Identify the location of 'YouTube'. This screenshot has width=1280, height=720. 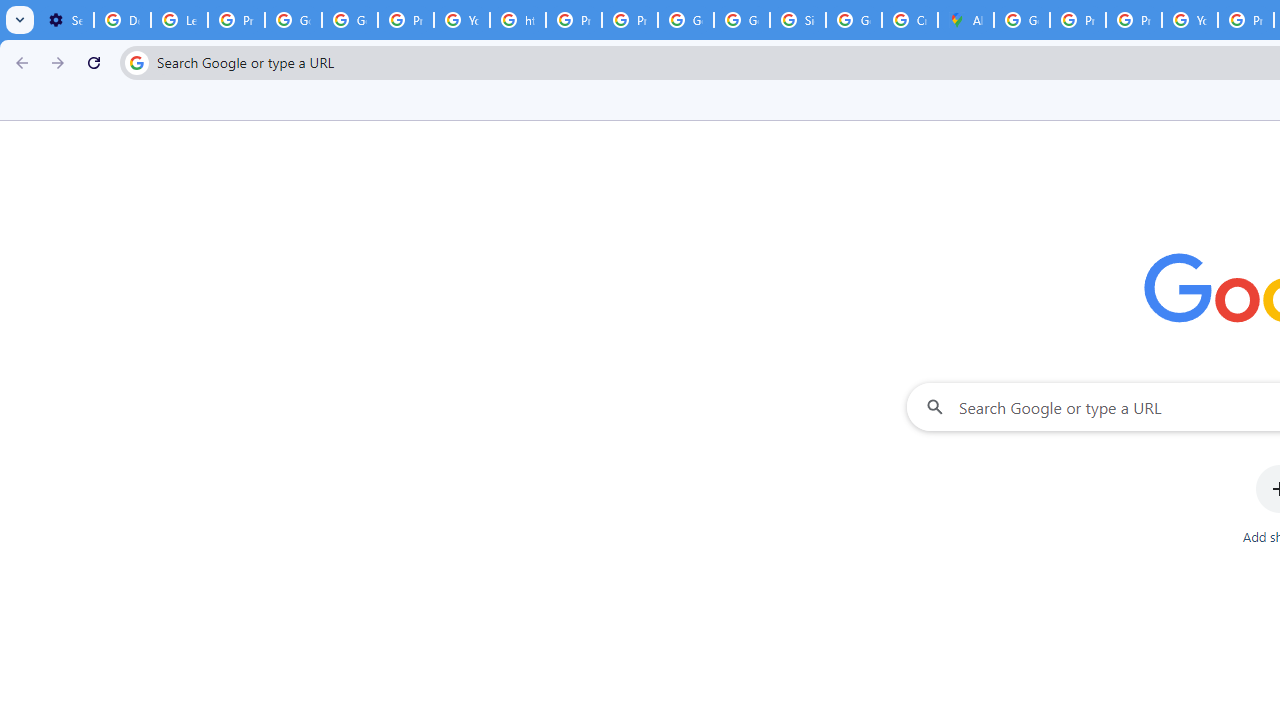
(461, 20).